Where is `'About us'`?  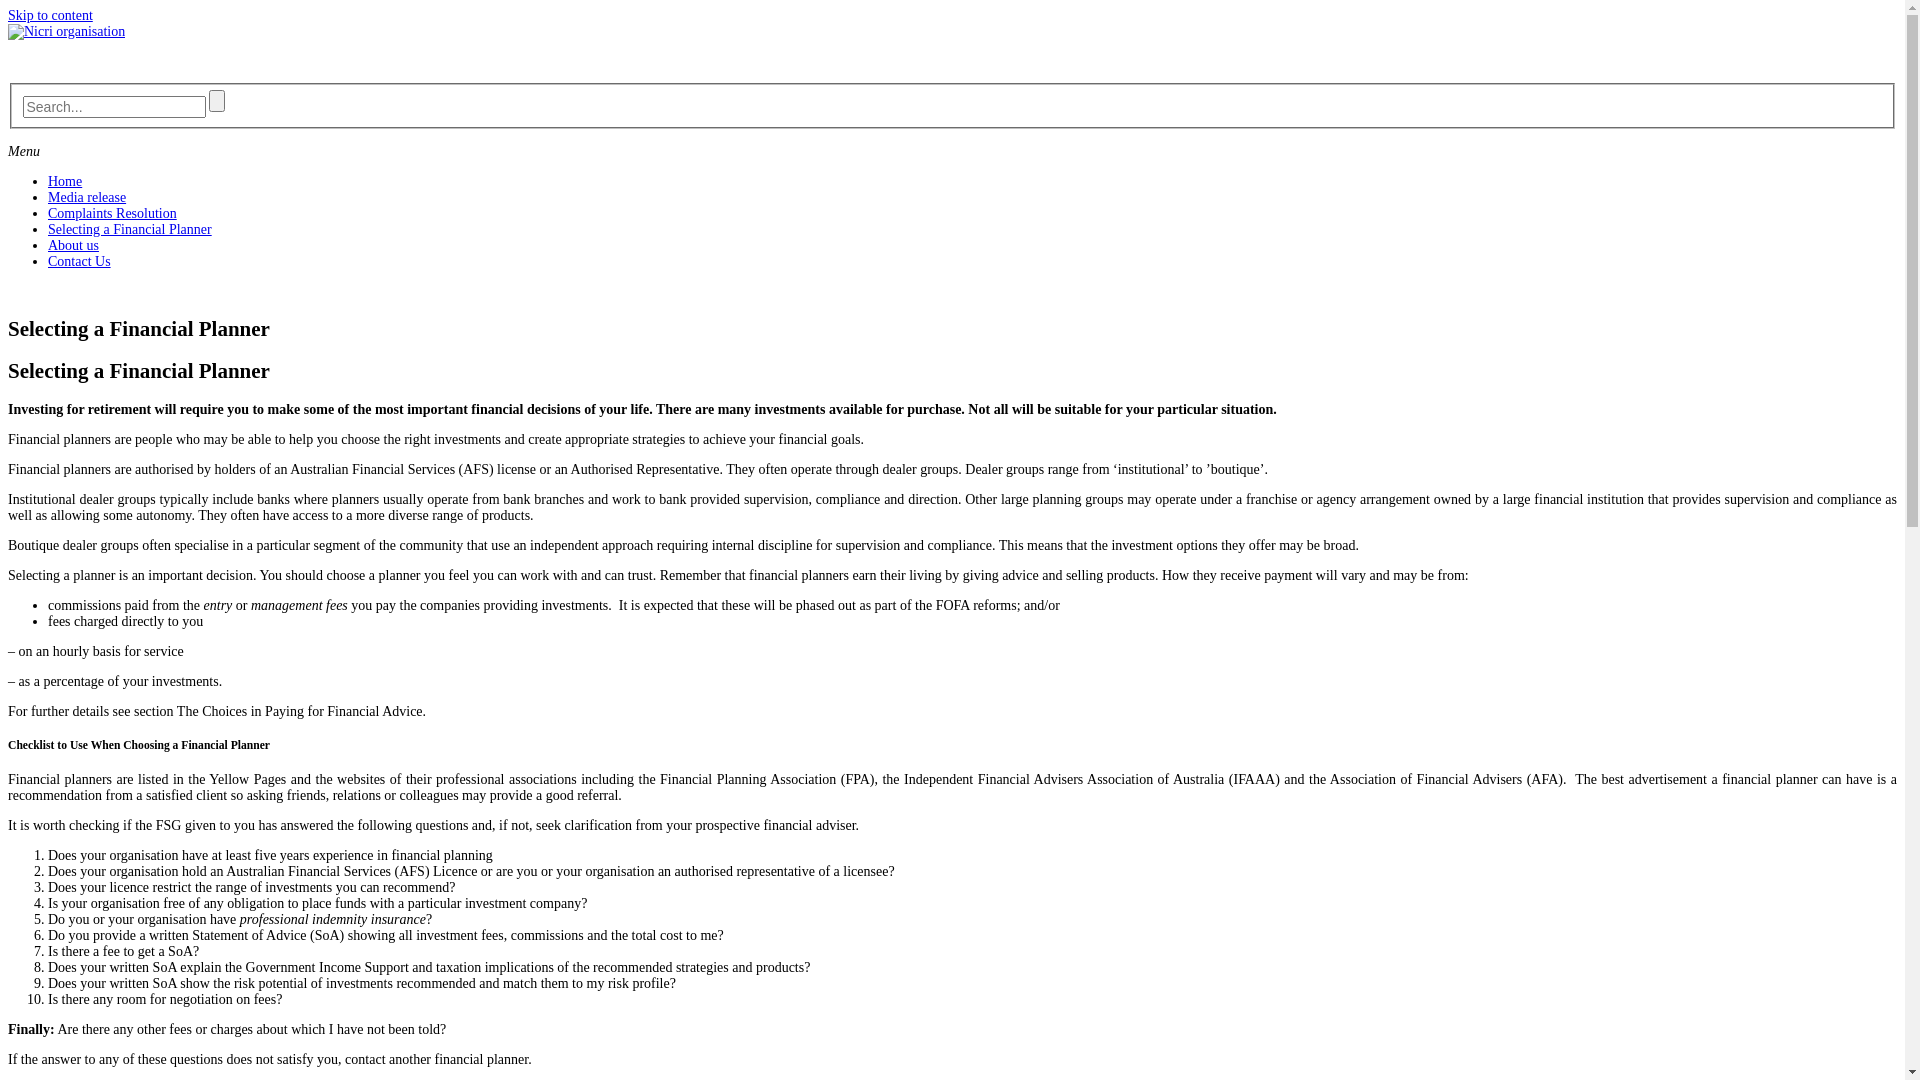 'About us' is located at coordinates (73, 244).